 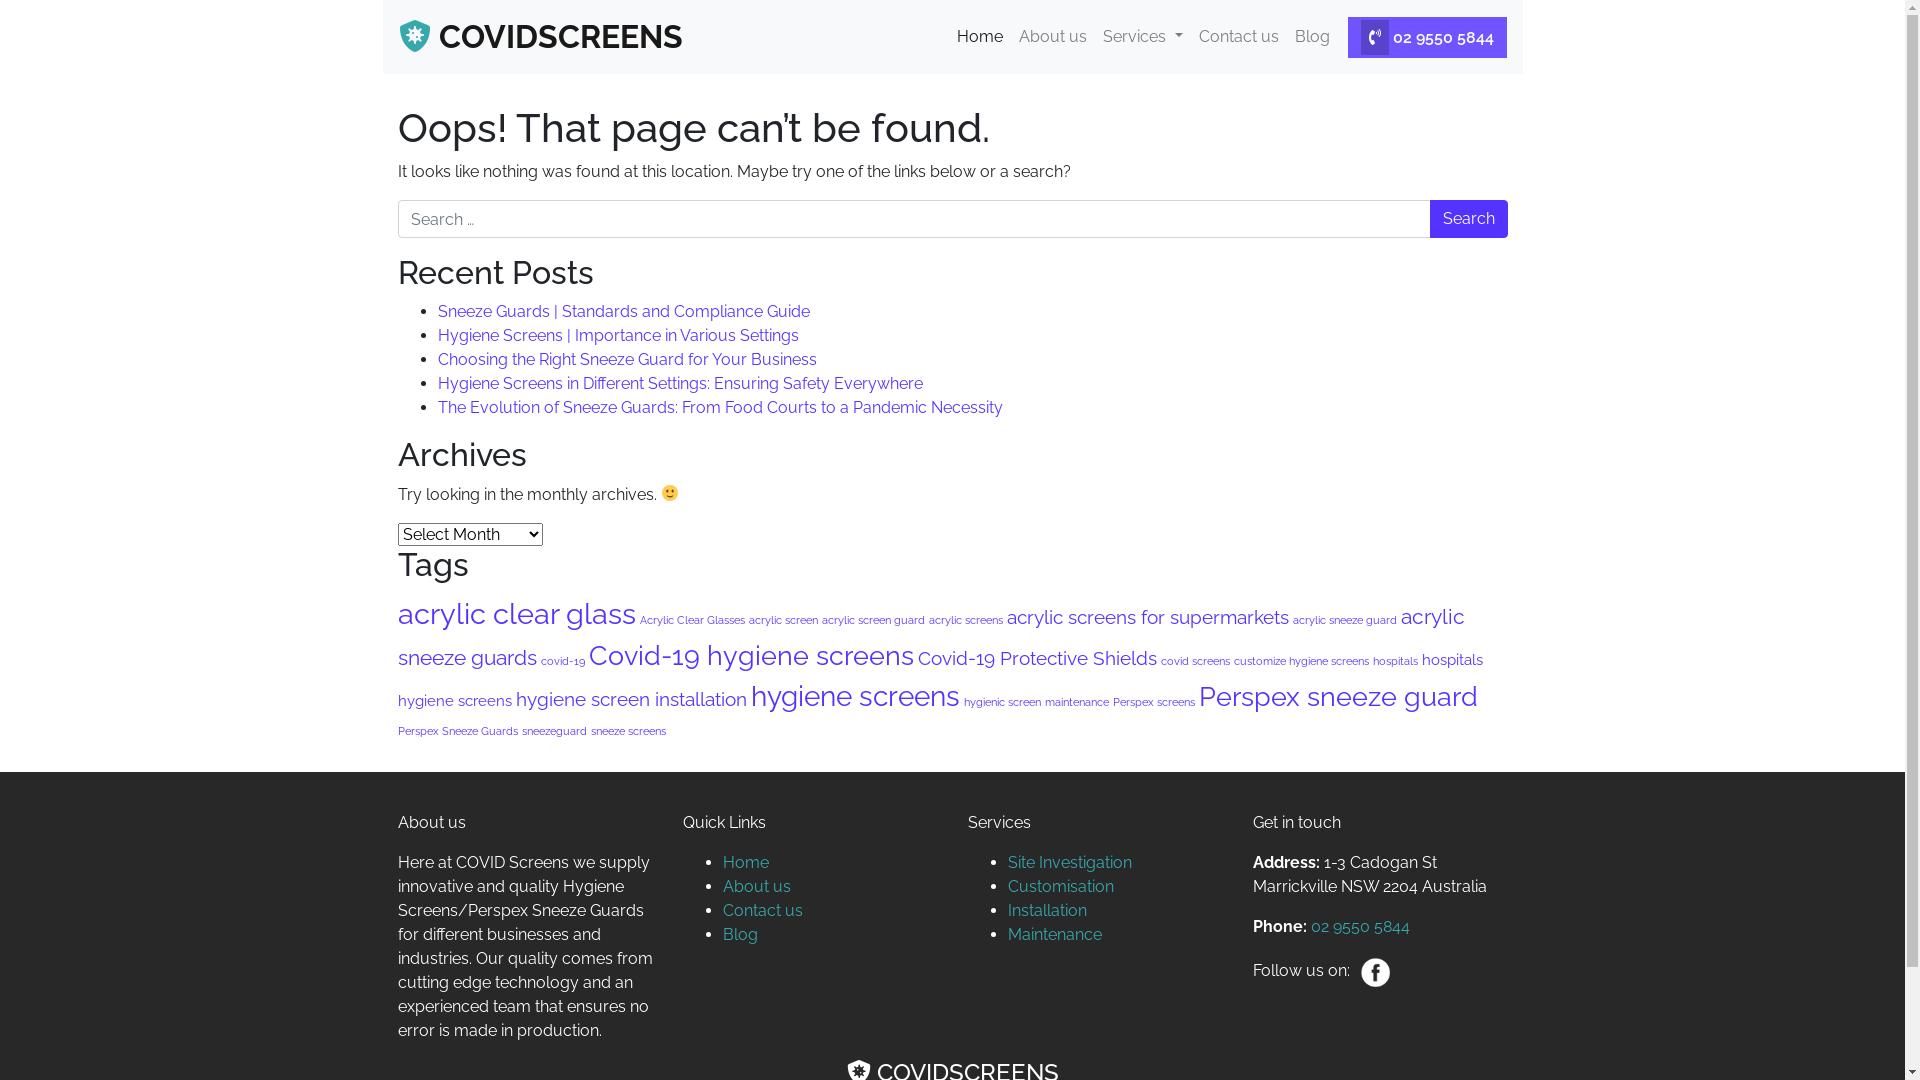 I want to click on 'covid screens', so click(x=1194, y=660).